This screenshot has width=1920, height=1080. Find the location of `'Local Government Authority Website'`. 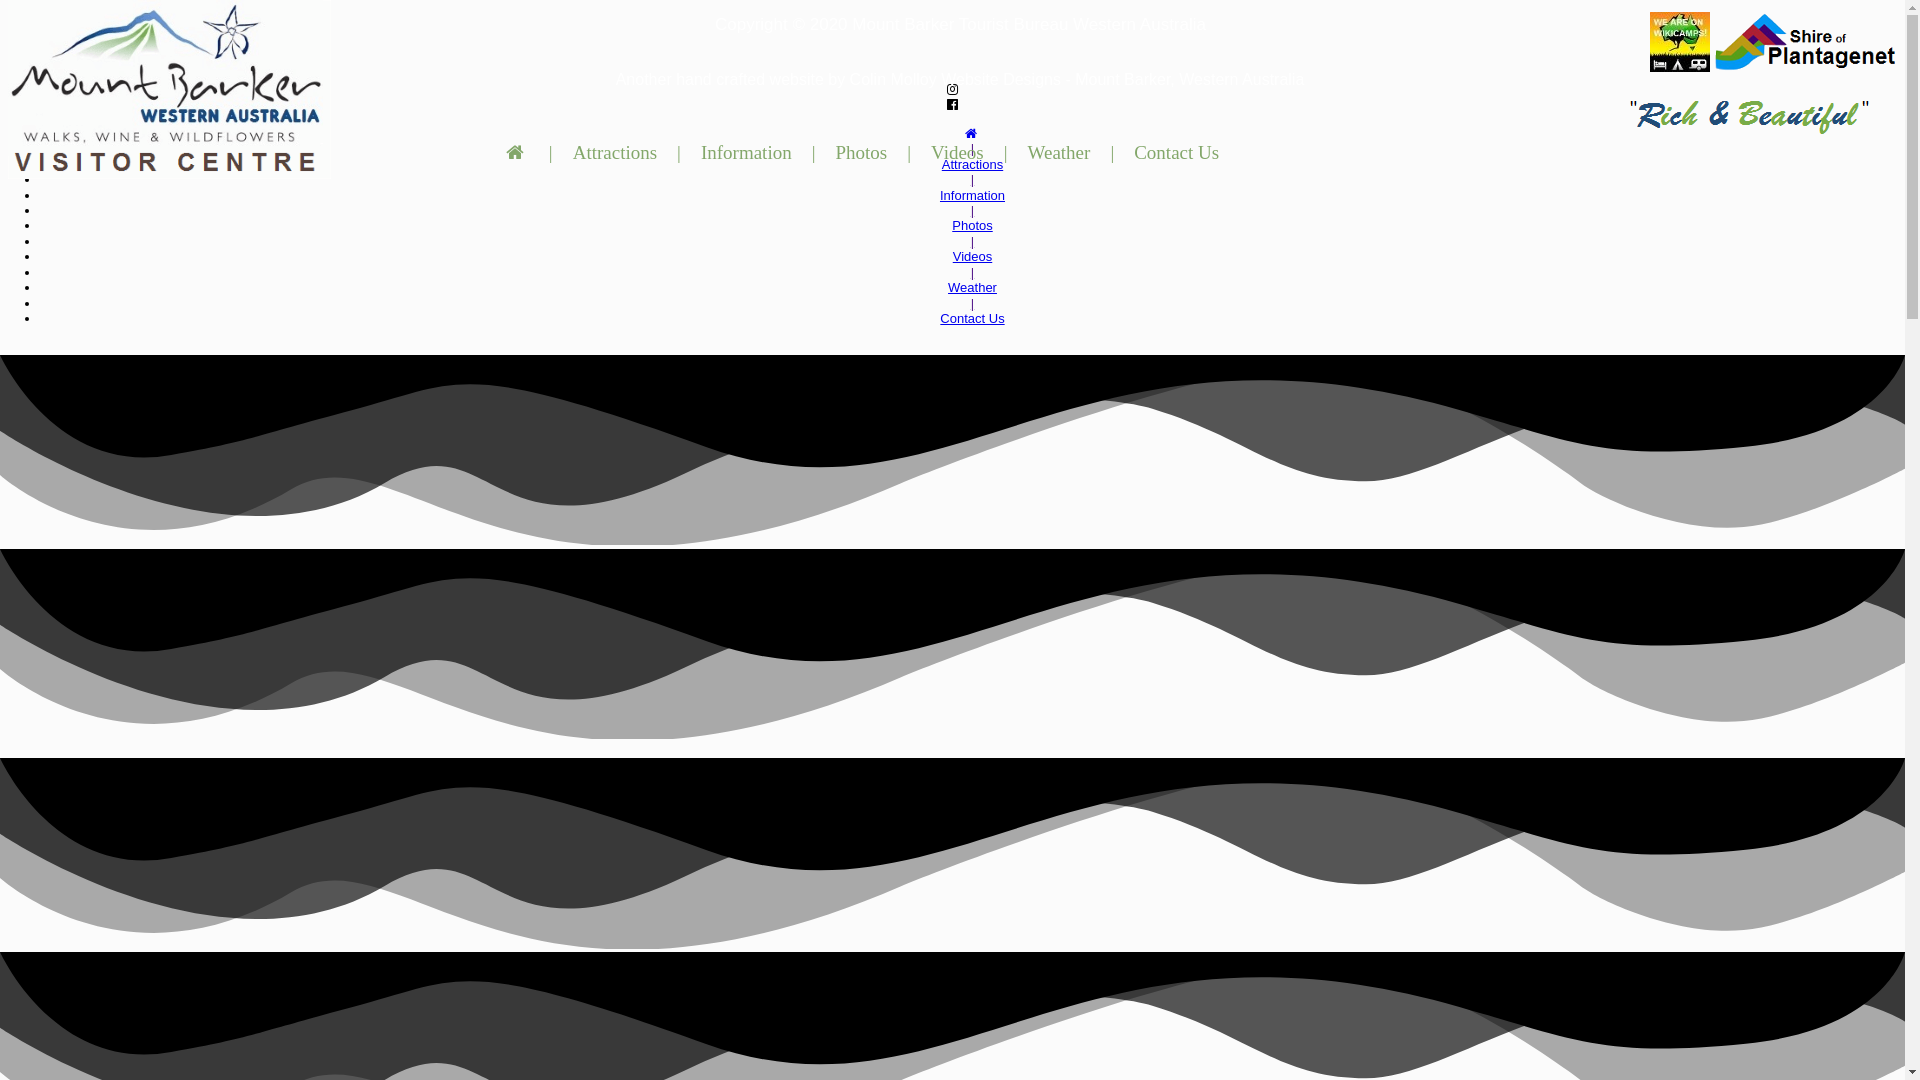

'Local Government Authority Website' is located at coordinates (1713, 42).